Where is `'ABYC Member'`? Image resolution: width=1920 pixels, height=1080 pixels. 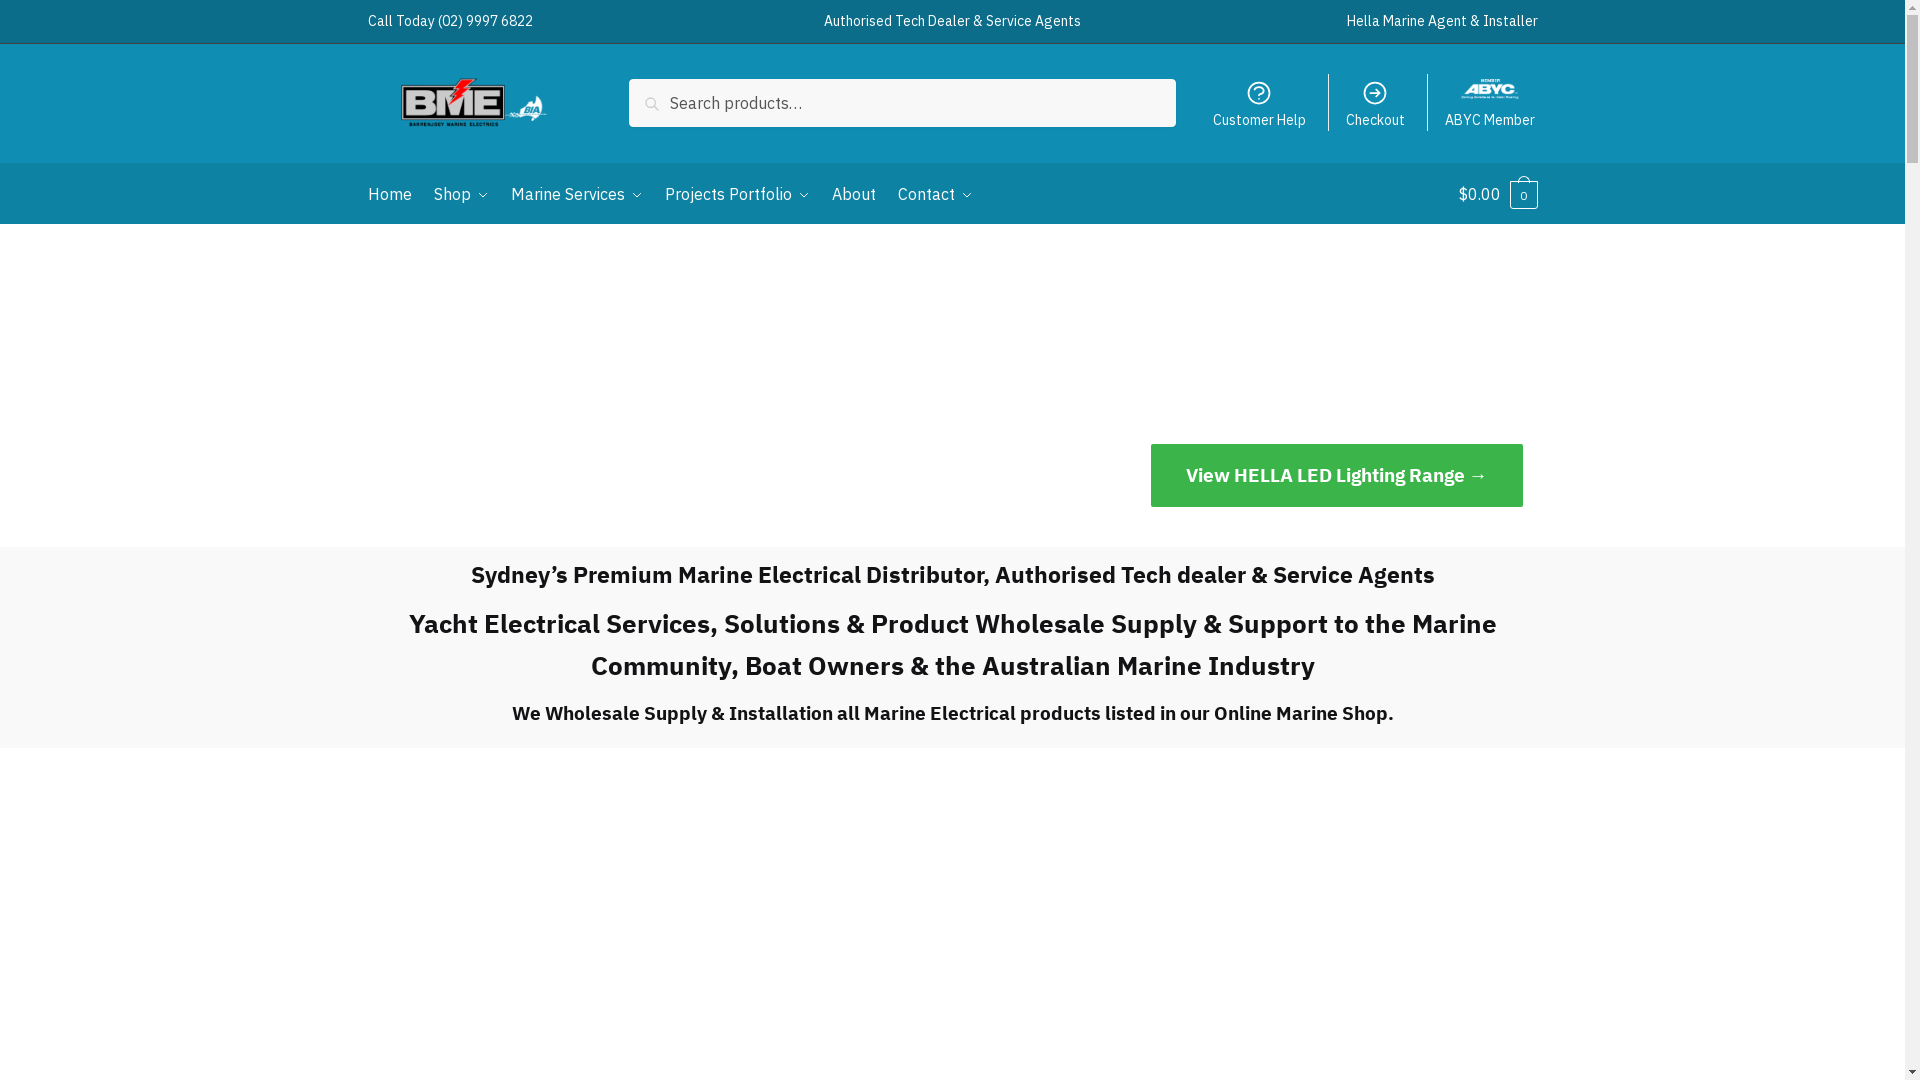 'ABYC Member' is located at coordinates (1489, 103).